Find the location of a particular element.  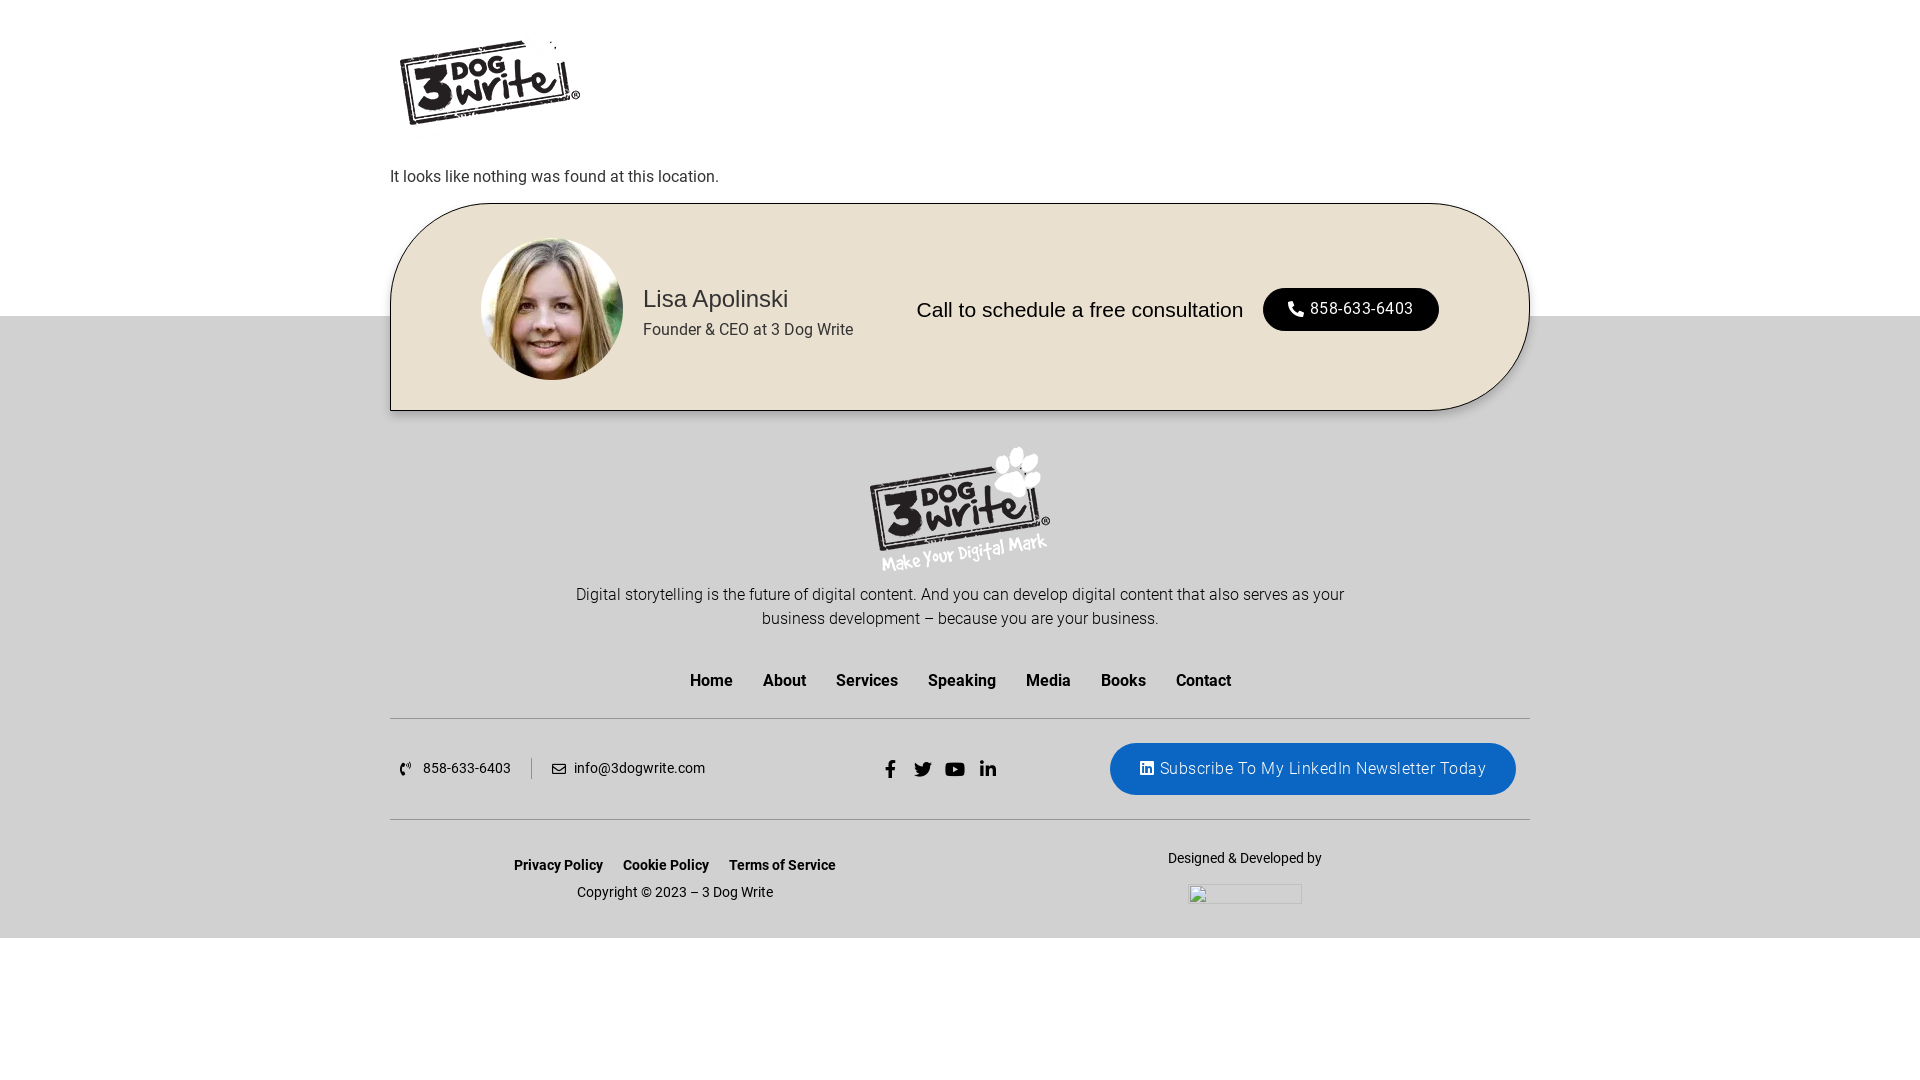

'Contact' is located at coordinates (1201, 680).